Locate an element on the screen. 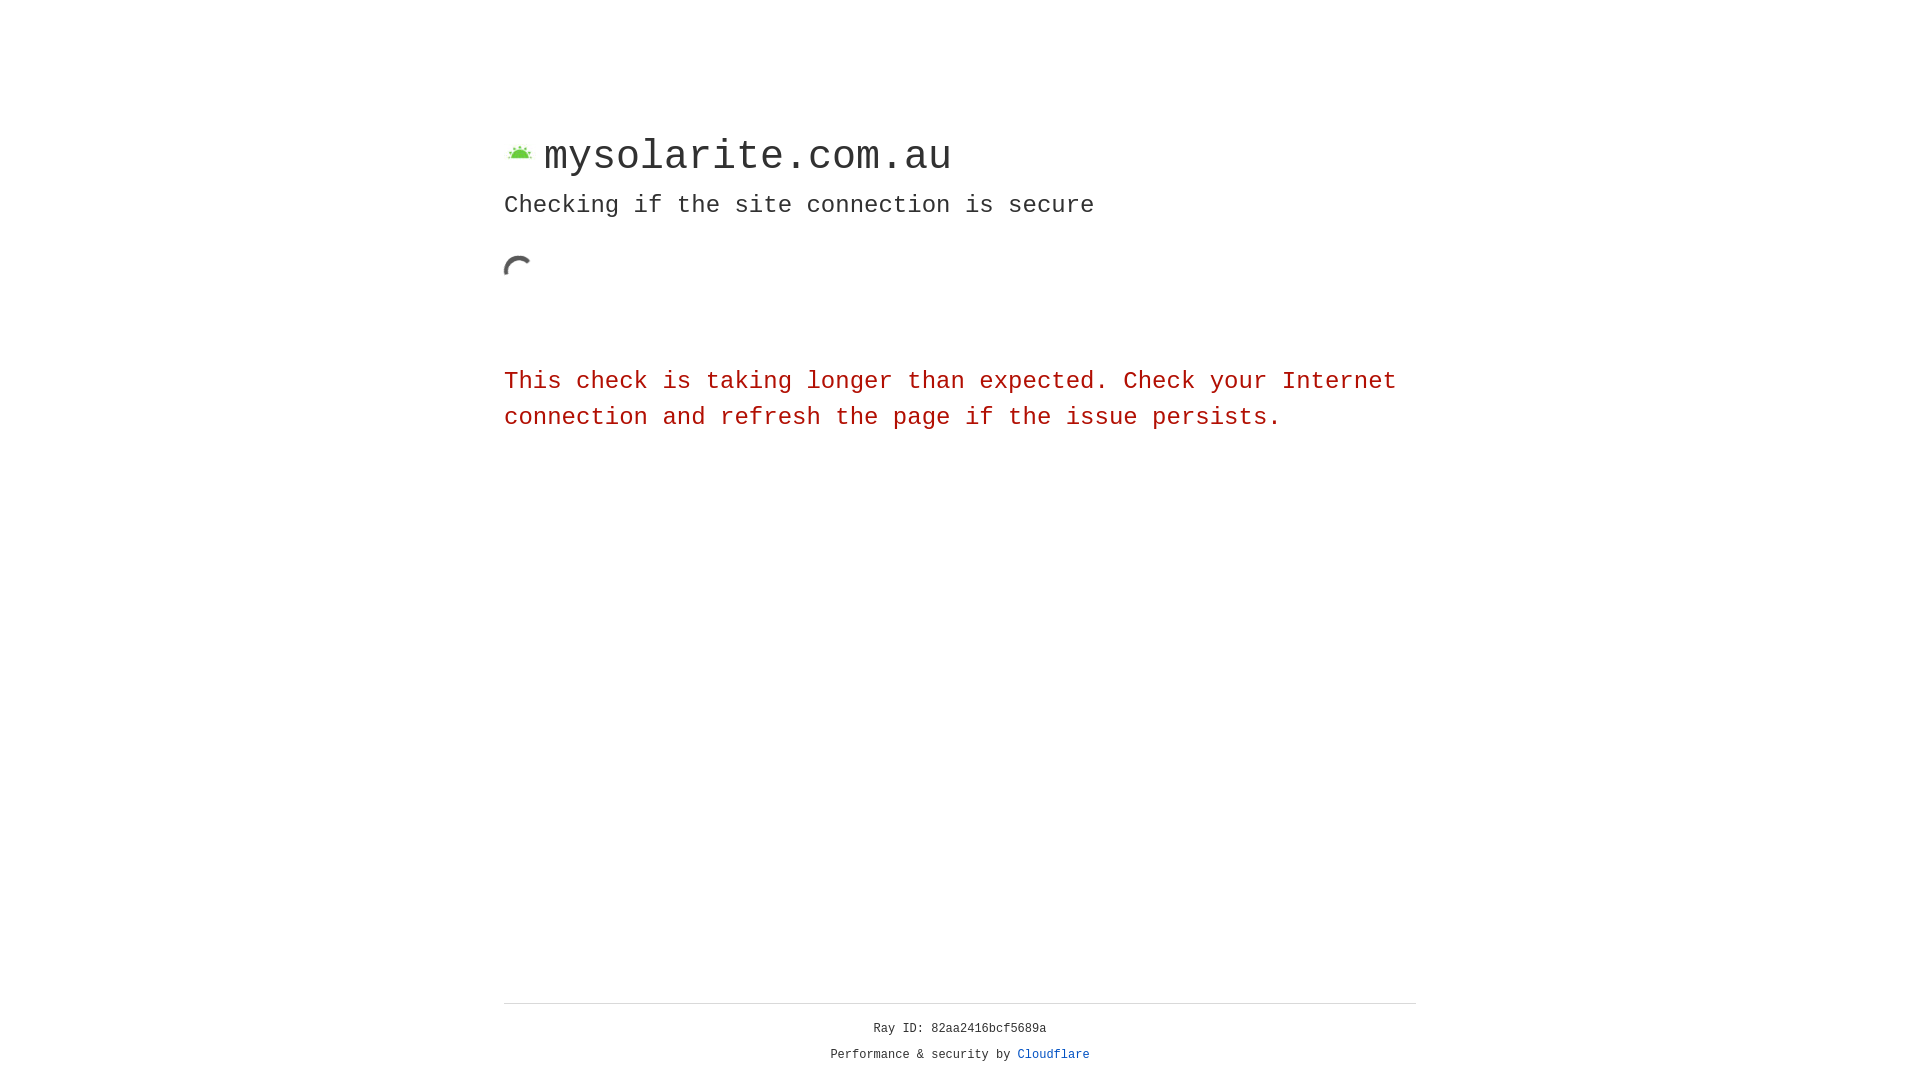 The width and height of the screenshot is (1920, 1080). 'Cloudflare' is located at coordinates (1053, 1054).